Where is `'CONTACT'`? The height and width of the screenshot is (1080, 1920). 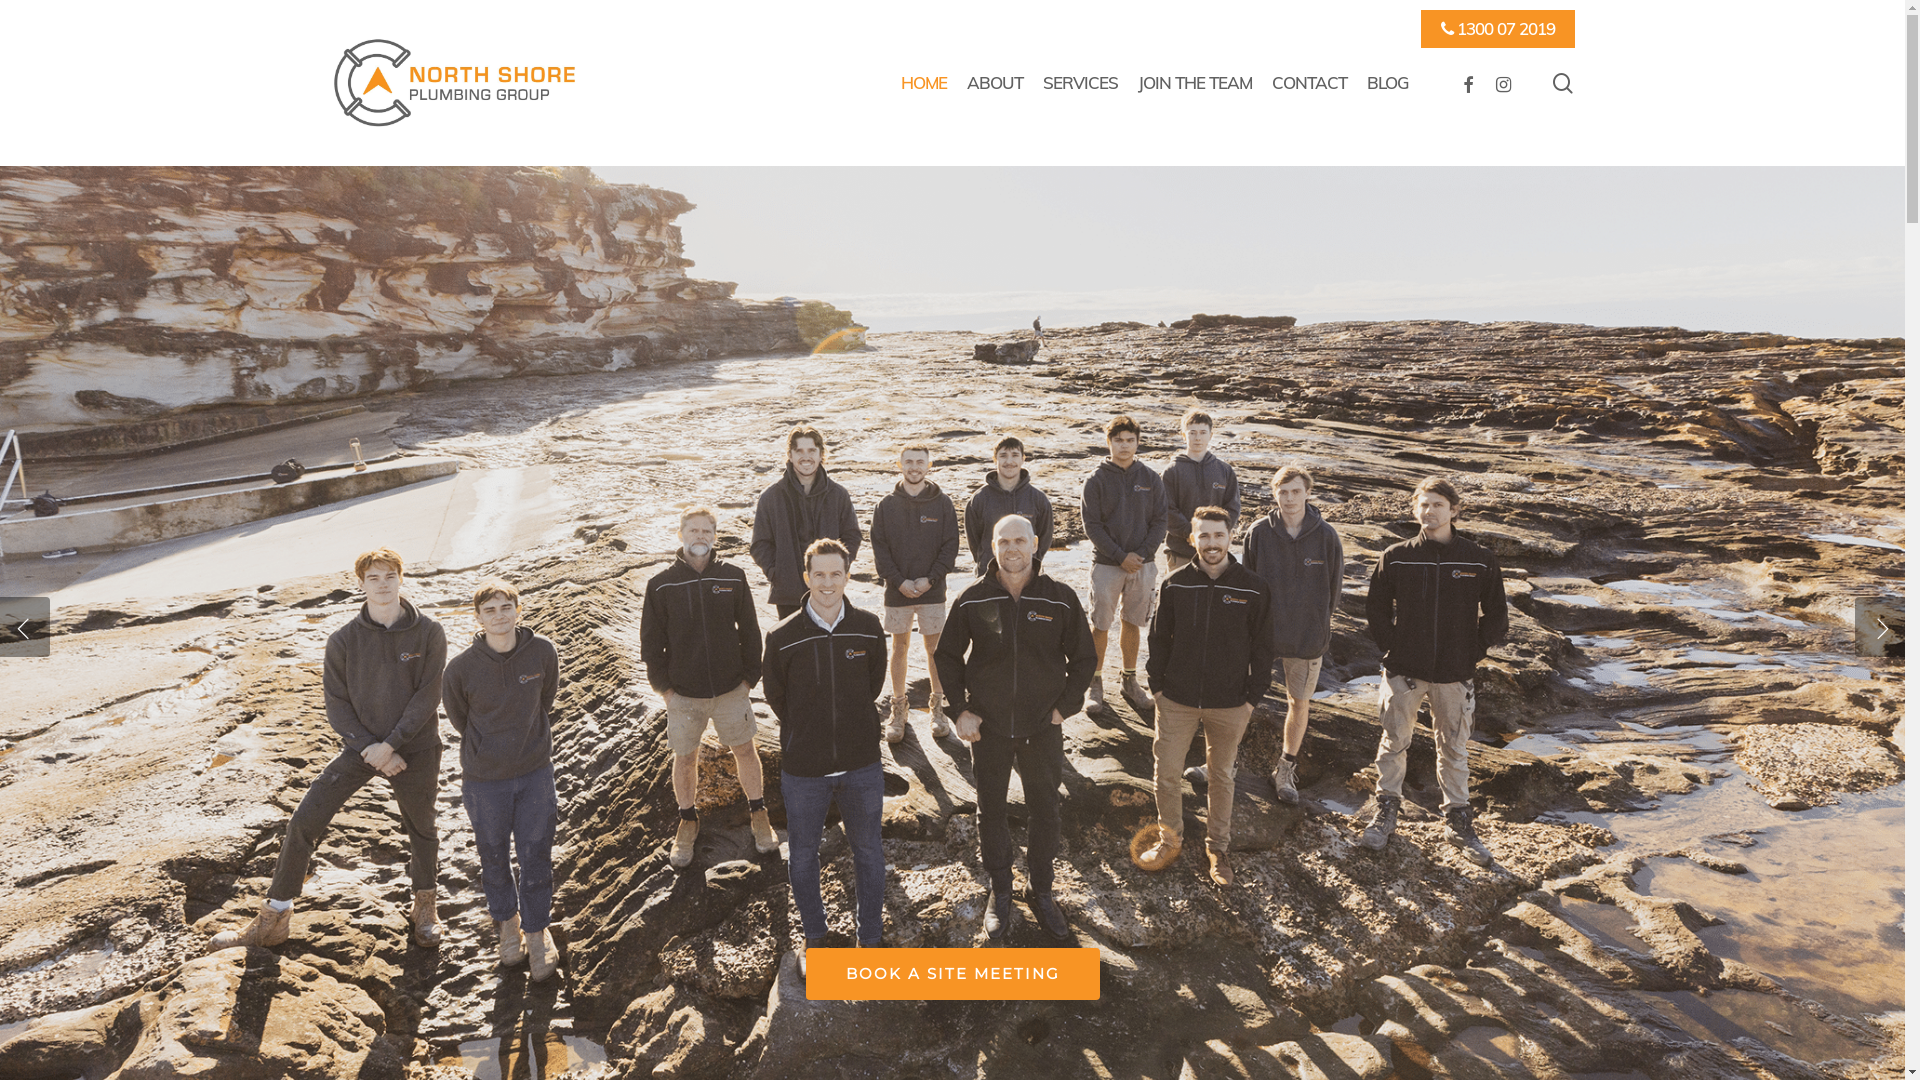
'CONTACT' is located at coordinates (1309, 82).